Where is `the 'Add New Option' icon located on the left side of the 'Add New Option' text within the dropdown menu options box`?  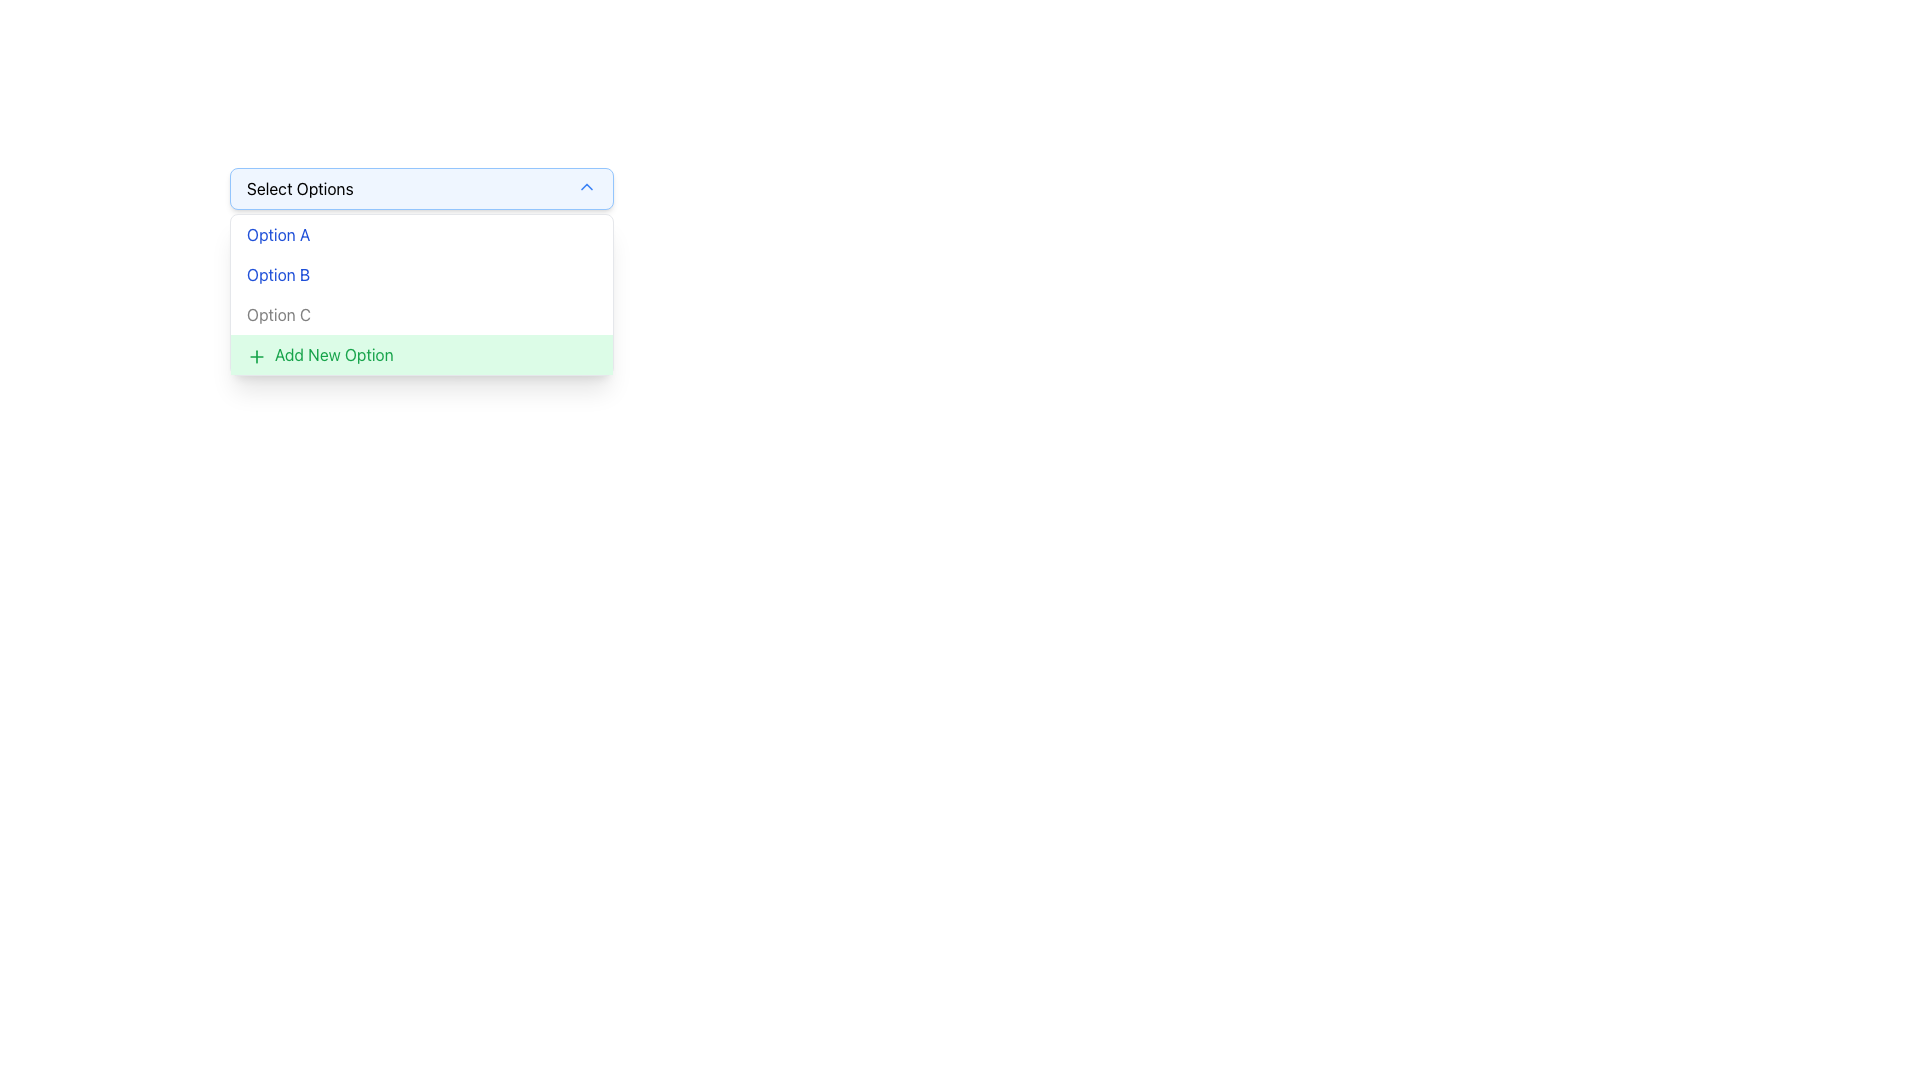 the 'Add New Option' icon located on the left side of the 'Add New Option' text within the dropdown menu options box is located at coordinates (256, 354).